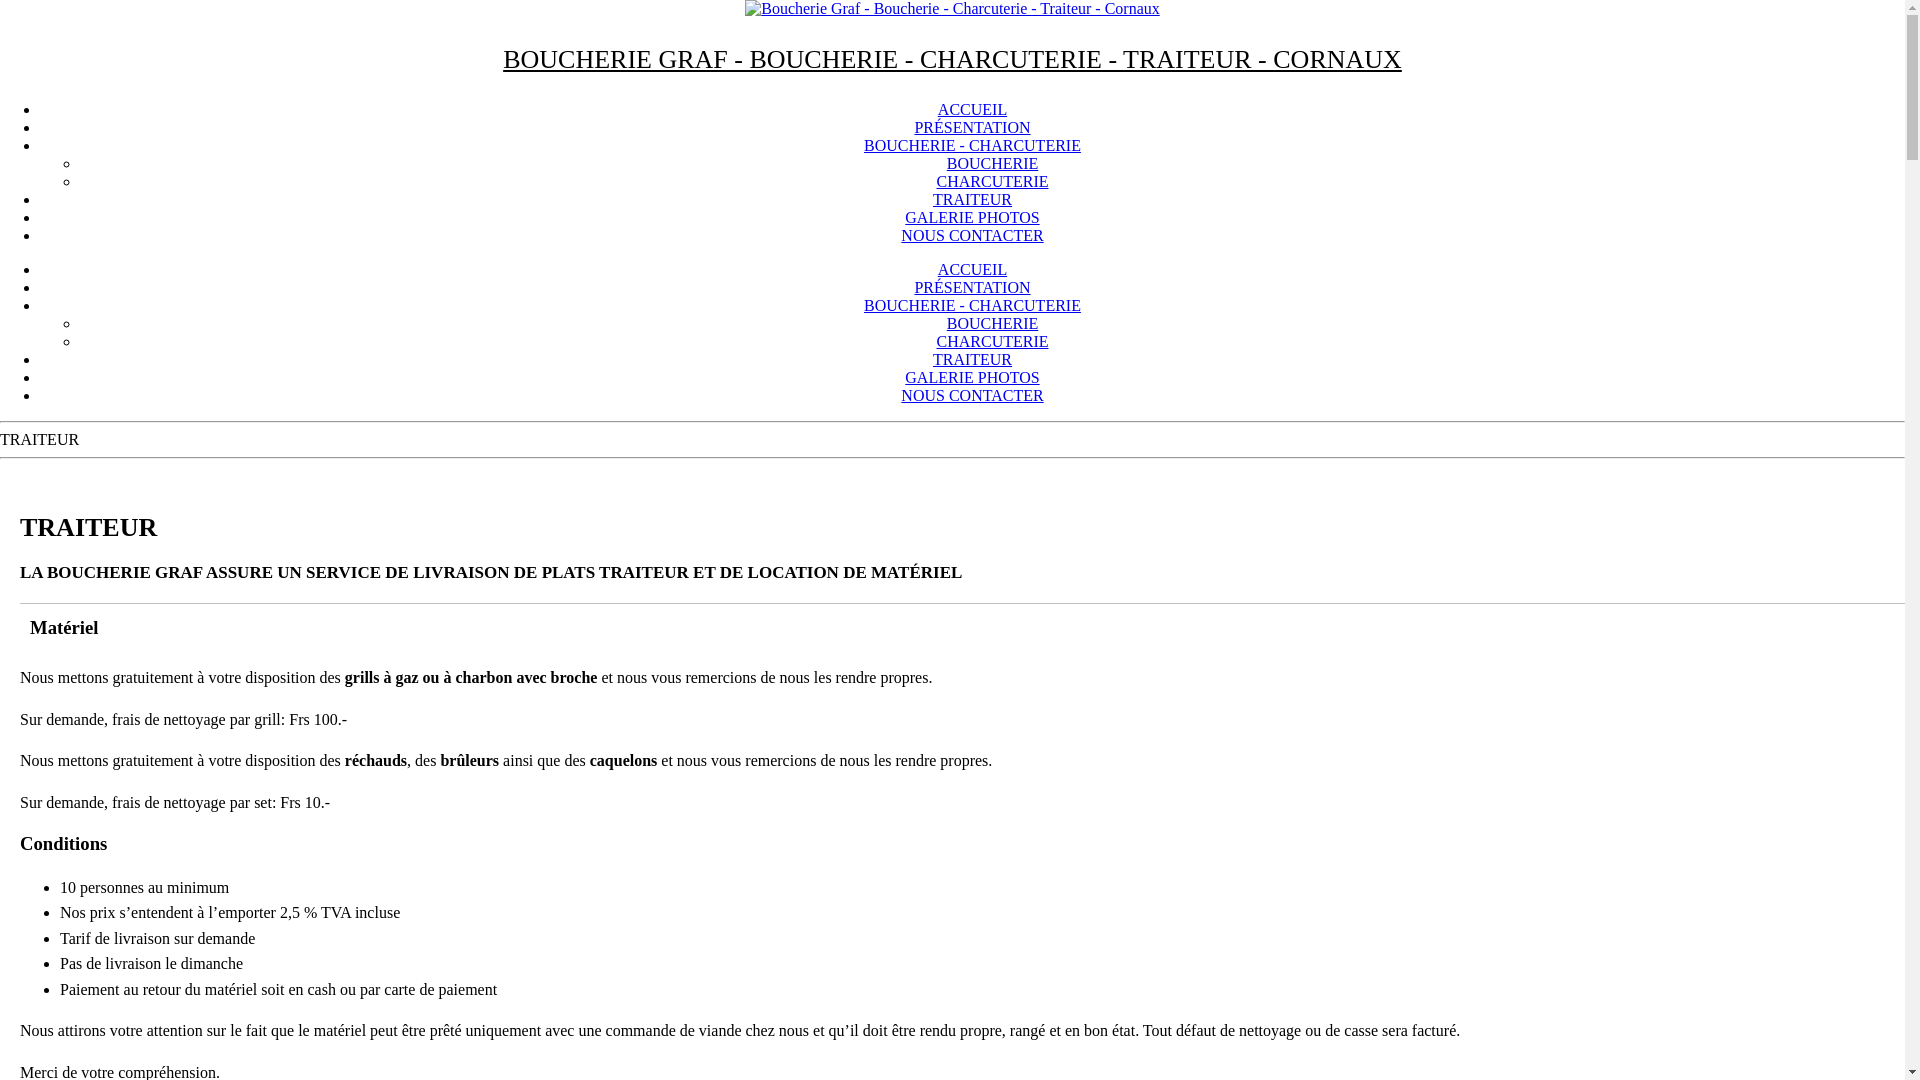  What do you see at coordinates (931, 358) in the screenshot?
I see `'TRAITEUR'` at bounding box center [931, 358].